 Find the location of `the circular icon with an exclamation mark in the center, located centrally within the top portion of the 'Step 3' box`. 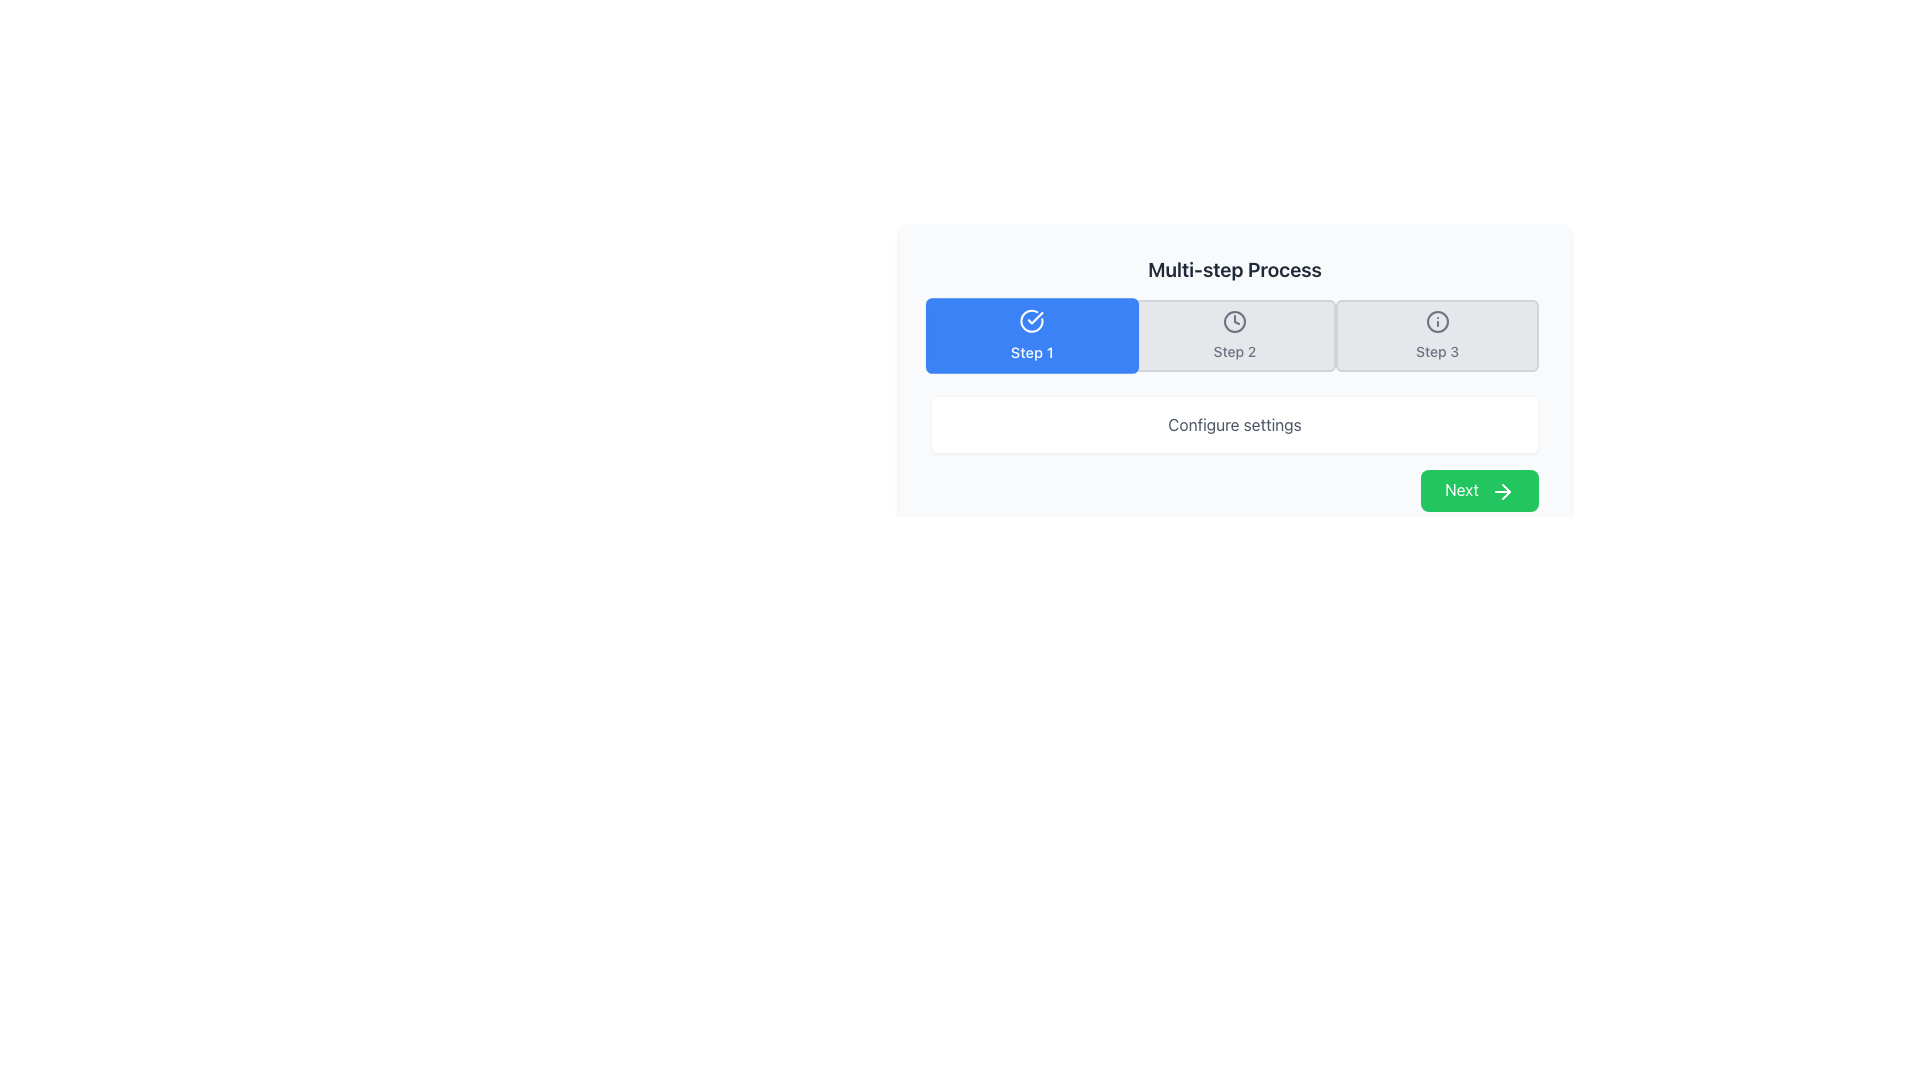

the circular icon with an exclamation mark in the center, located centrally within the top portion of the 'Step 3' box is located at coordinates (1435, 320).